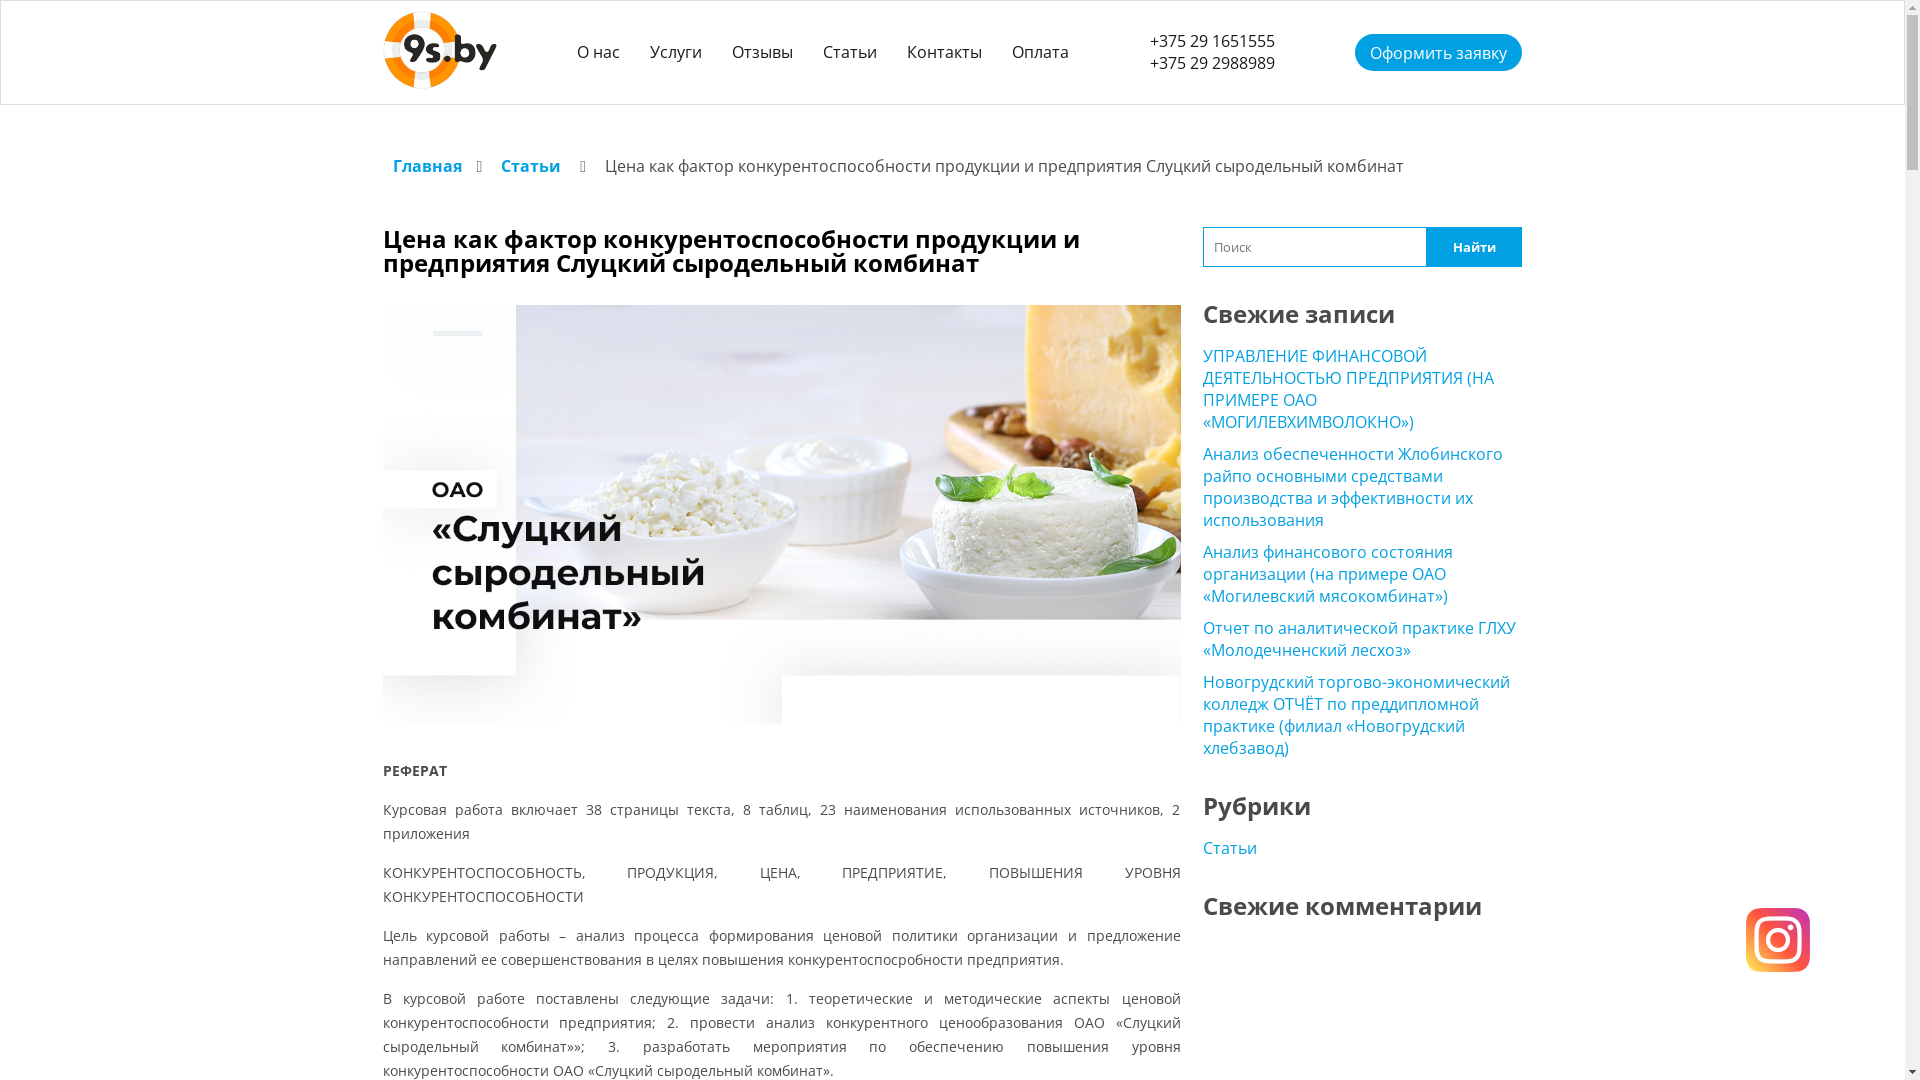 The height and width of the screenshot is (1080, 1920). I want to click on '+375 29 1651555', so click(1211, 41).